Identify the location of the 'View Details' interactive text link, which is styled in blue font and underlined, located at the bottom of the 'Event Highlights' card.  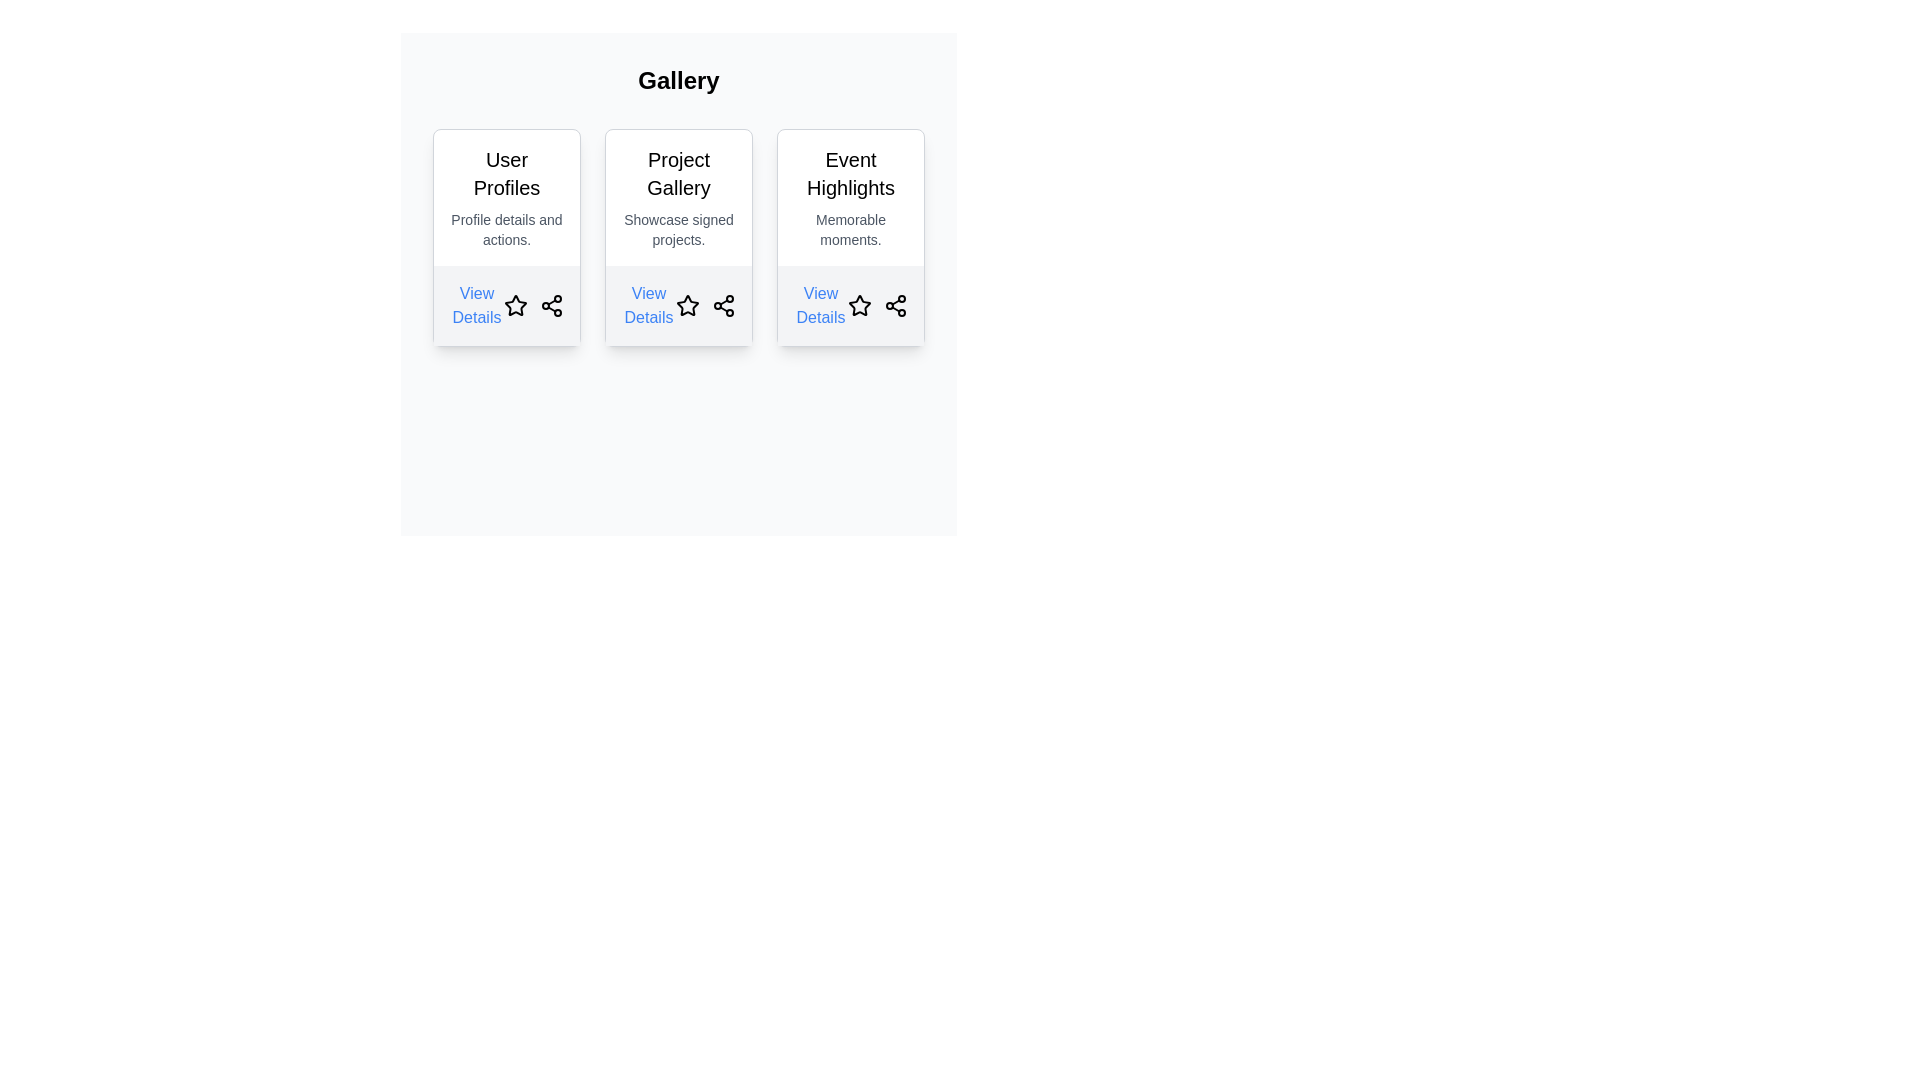
(820, 305).